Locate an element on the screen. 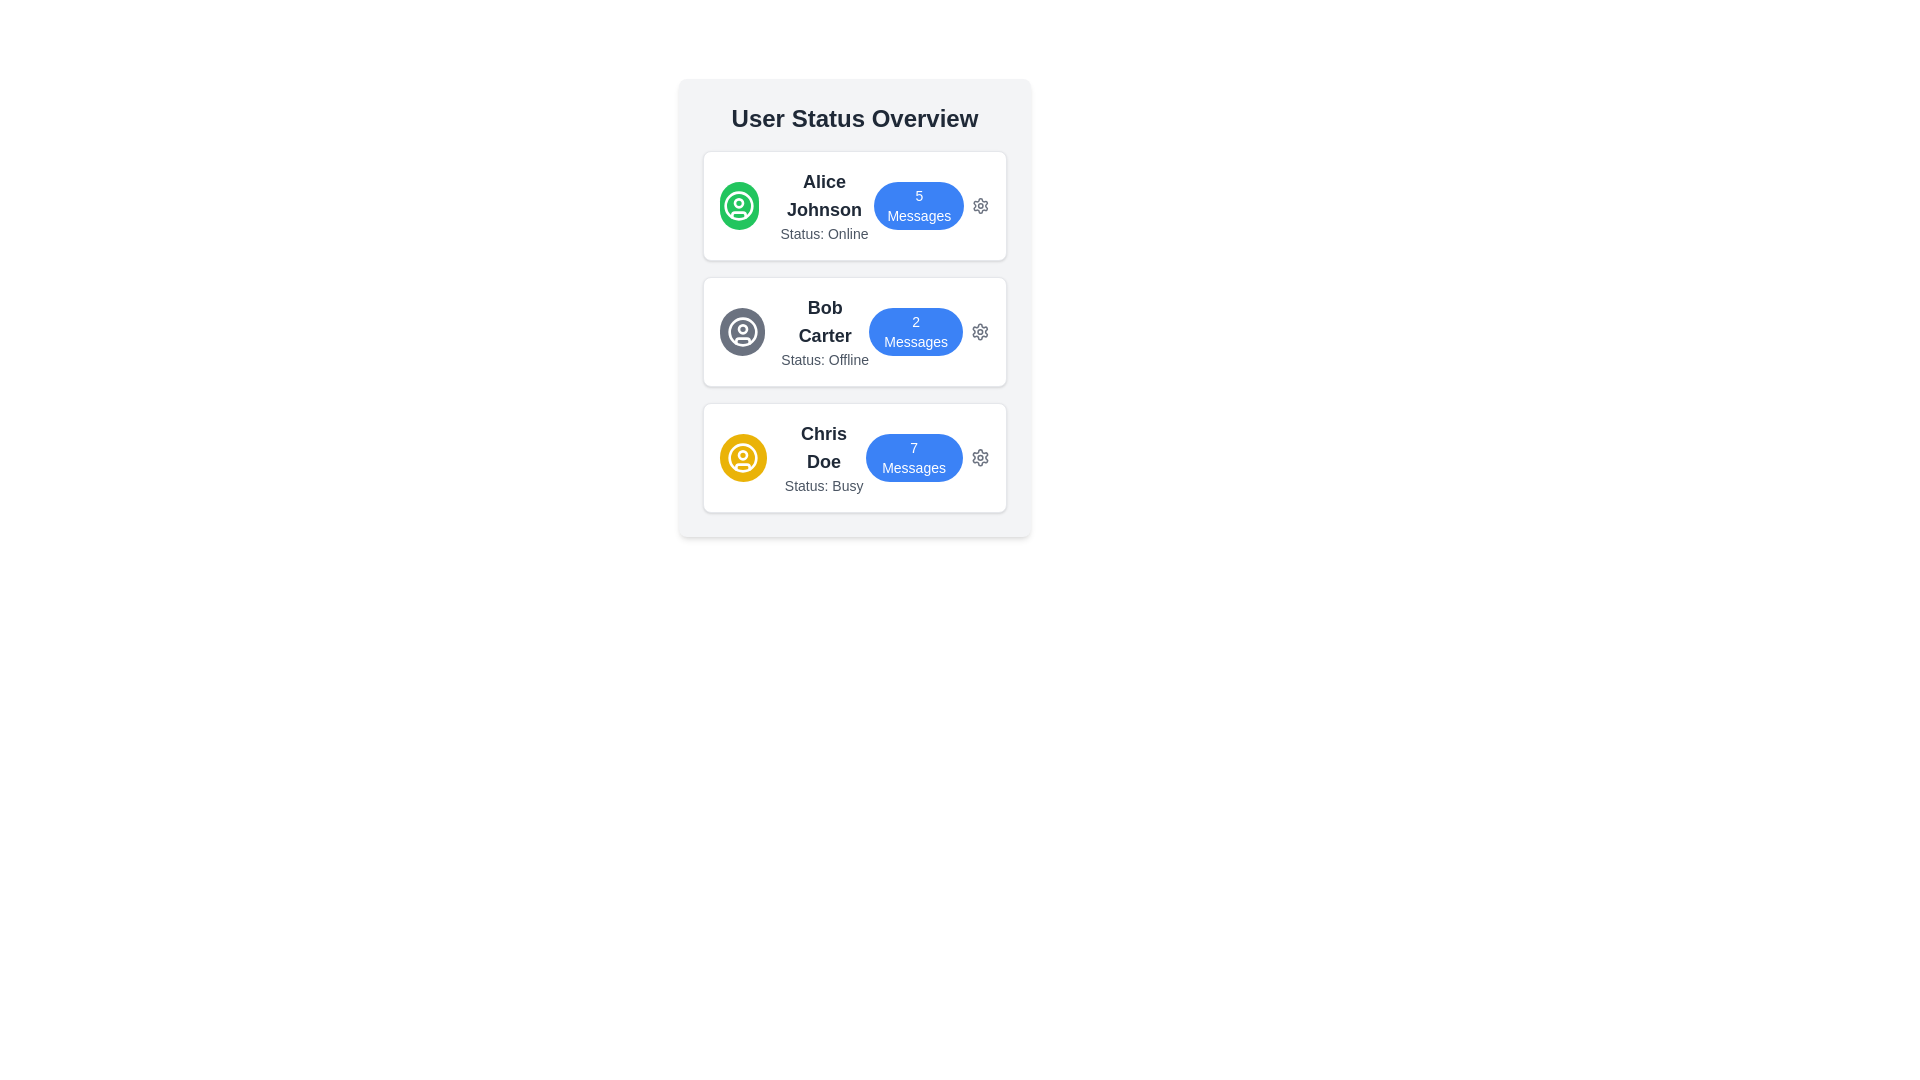 The width and height of the screenshot is (1920, 1080). the Avatar icon with a bright yellow background located to the left of 'Chris Doe' and above 'Status: Busy' in the 'User Status Overview' section is located at coordinates (742, 458).